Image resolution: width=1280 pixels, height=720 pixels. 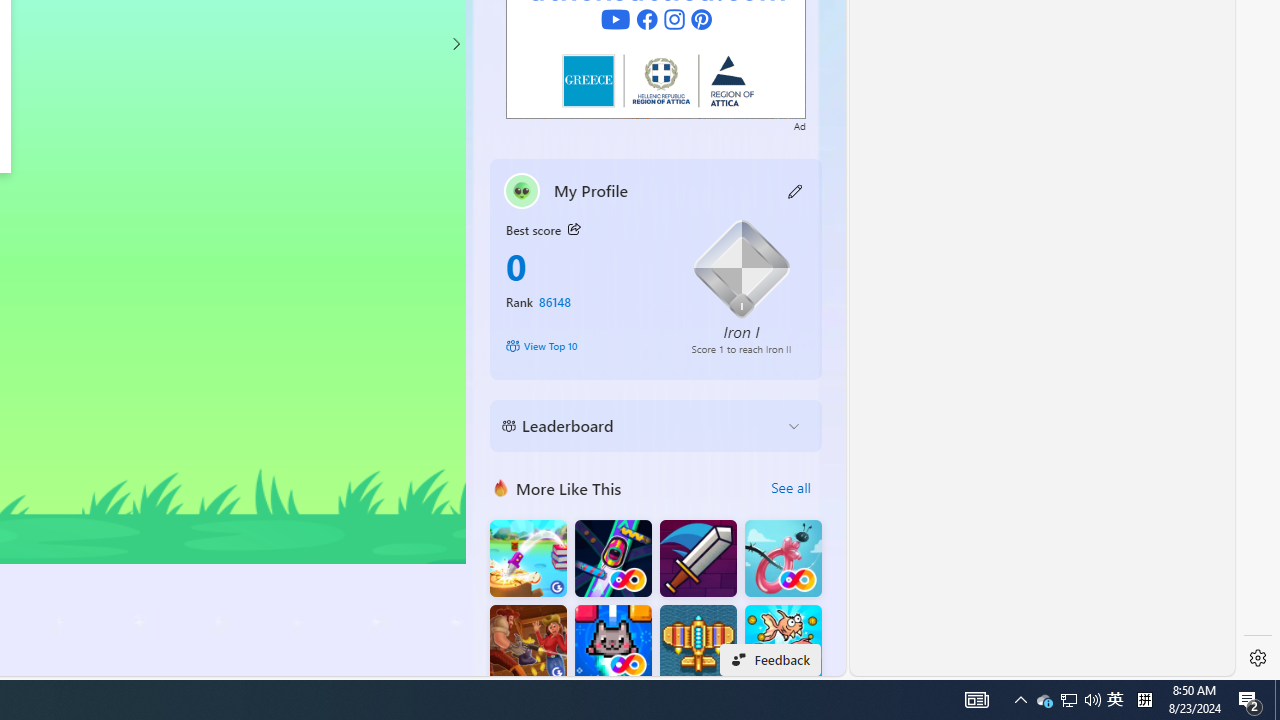 What do you see at coordinates (528, 643) in the screenshot?
I see `'Saloon Robbery'` at bounding box center [528, 643].